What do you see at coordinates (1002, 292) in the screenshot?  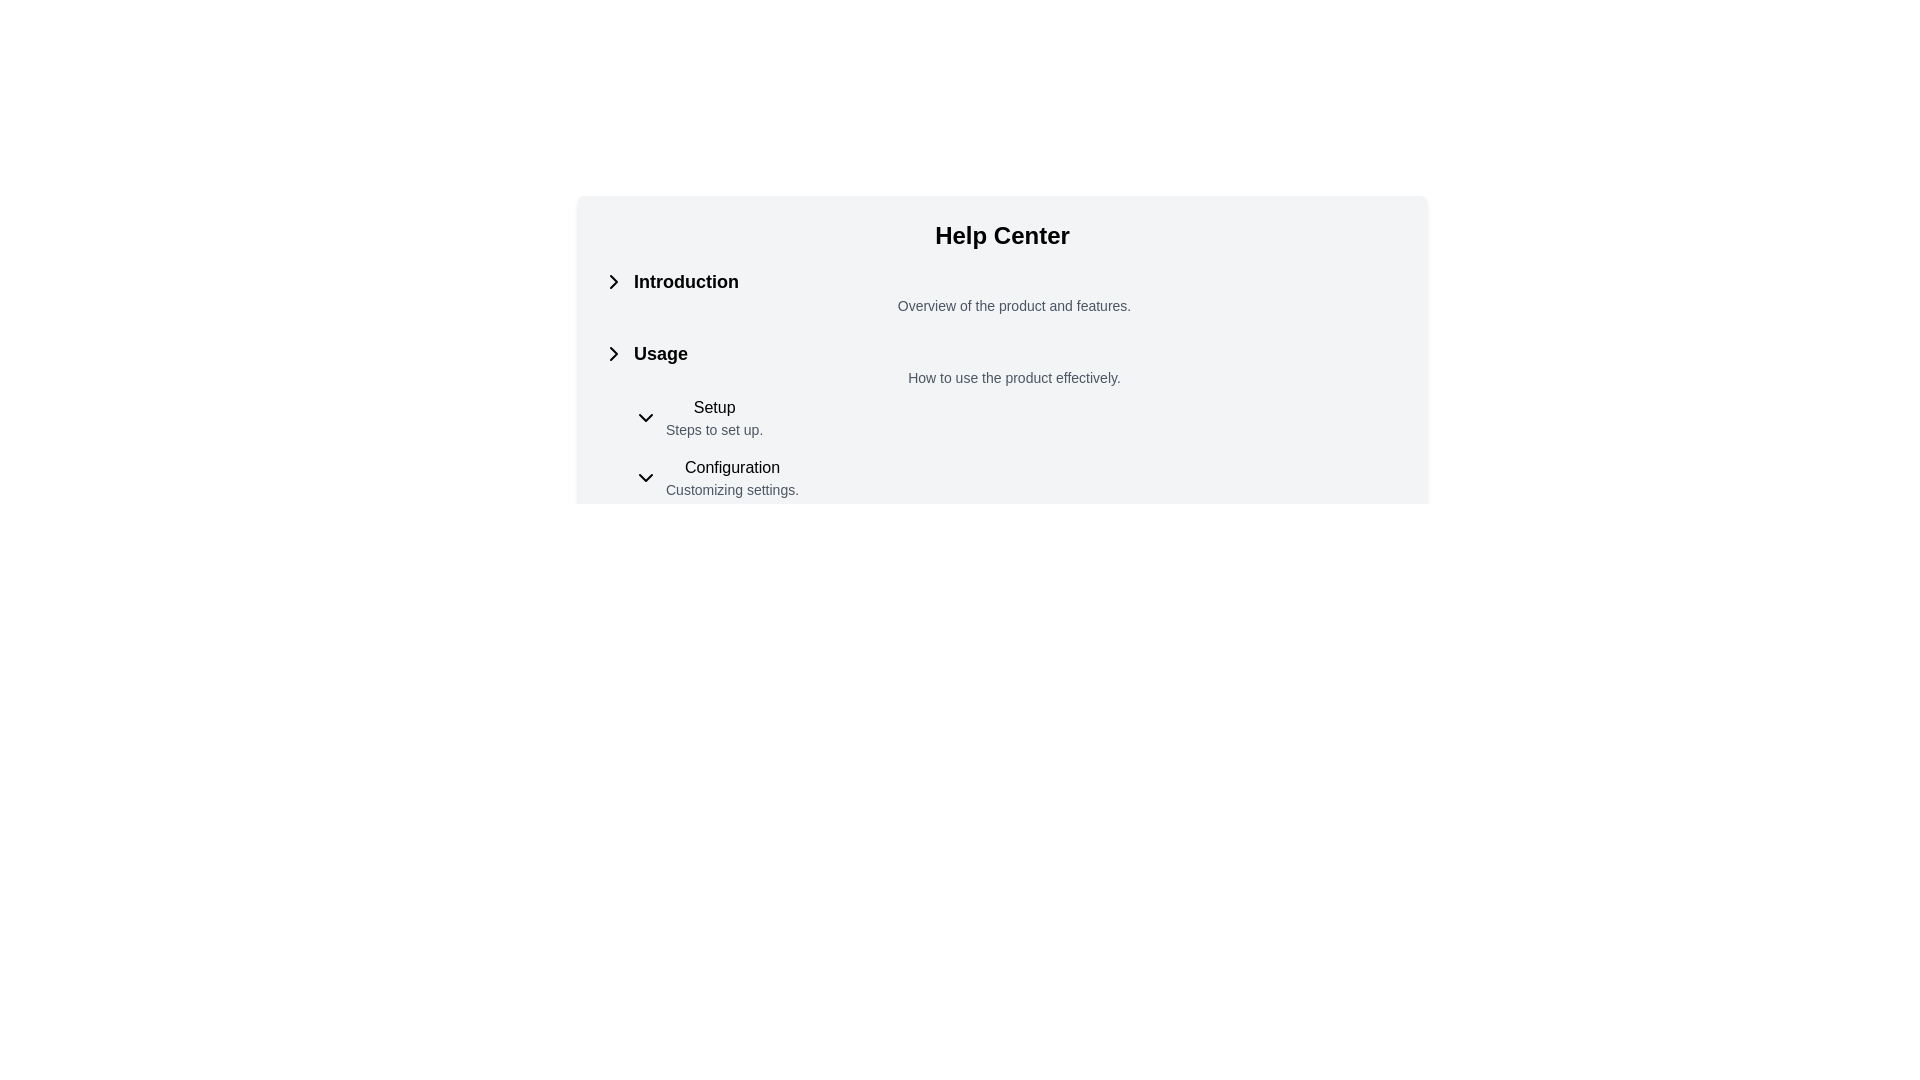 I see `description text located under the 'Introduction' header in the Help Center section, which states 'Overview of the product and features.'` at bounding box center [1002, 292].